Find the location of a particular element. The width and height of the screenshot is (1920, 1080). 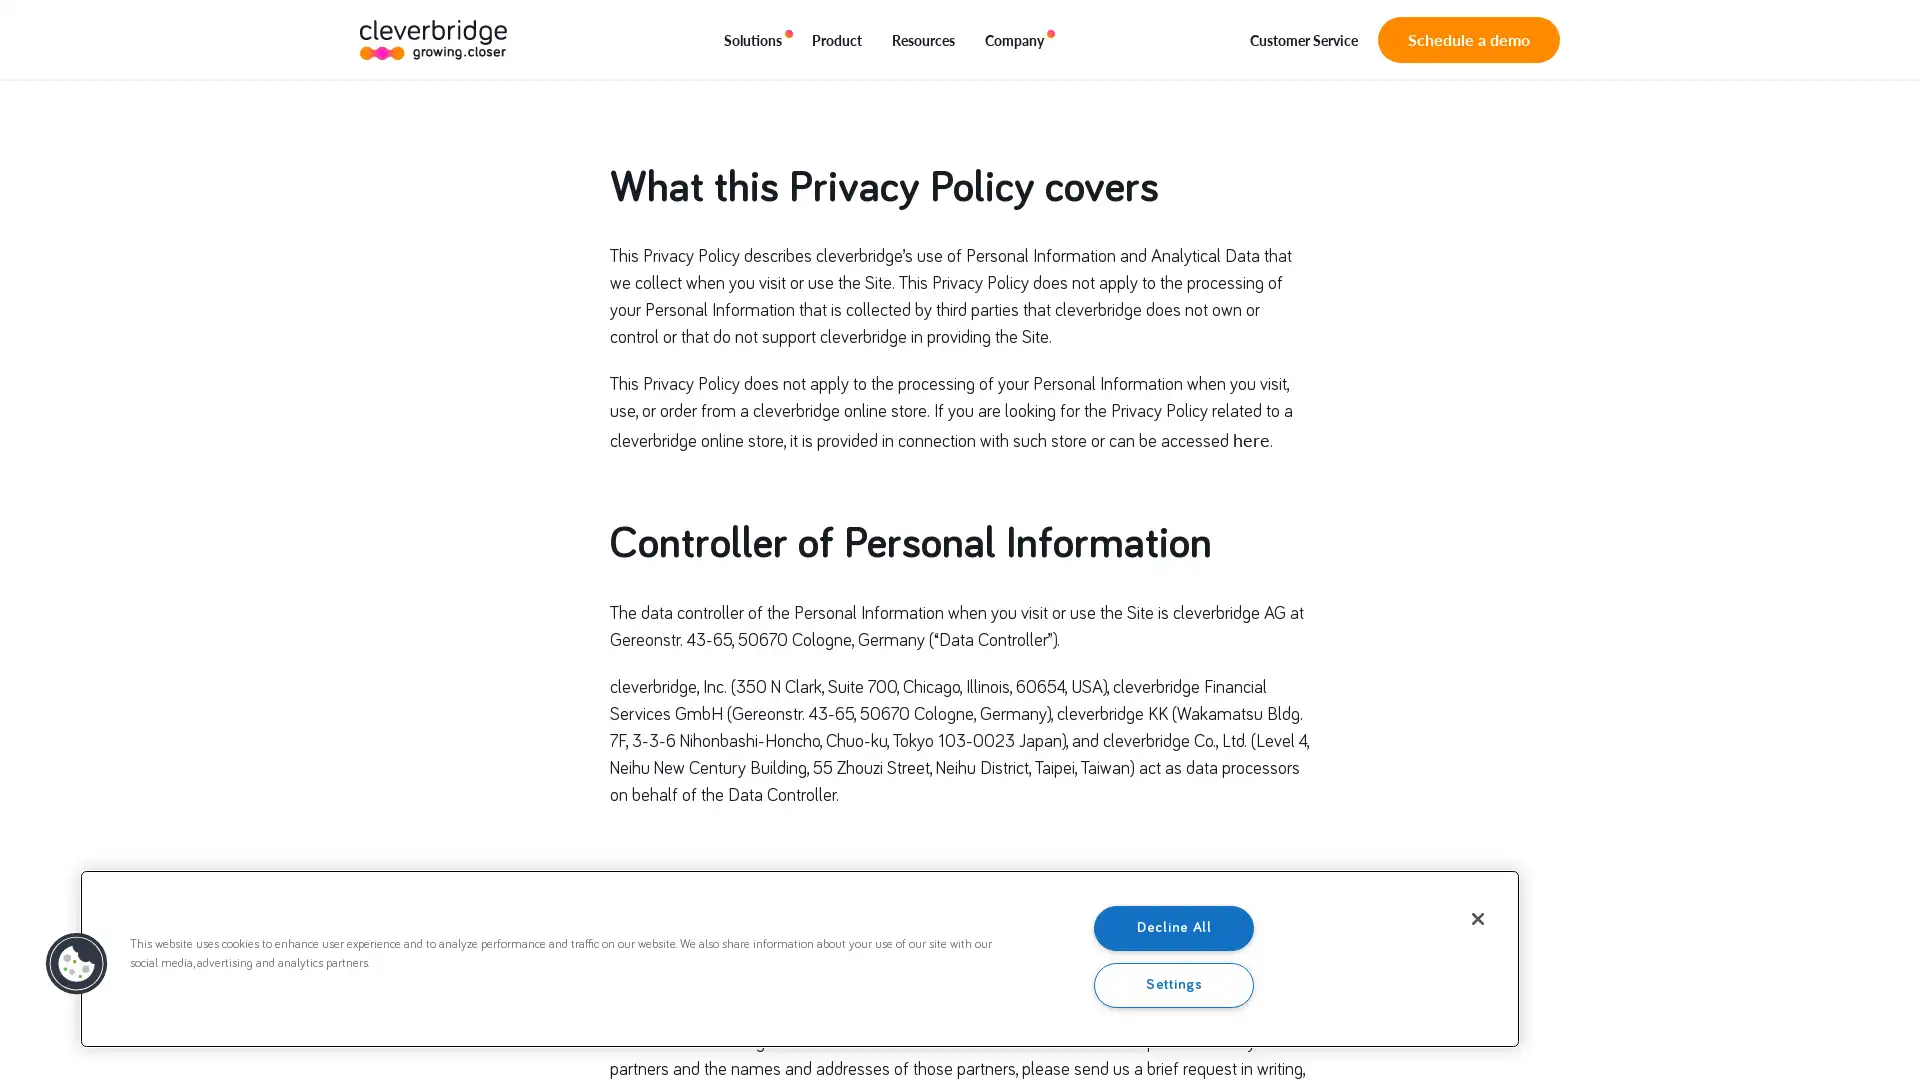

Settings is located at coordinates (1174, 983).